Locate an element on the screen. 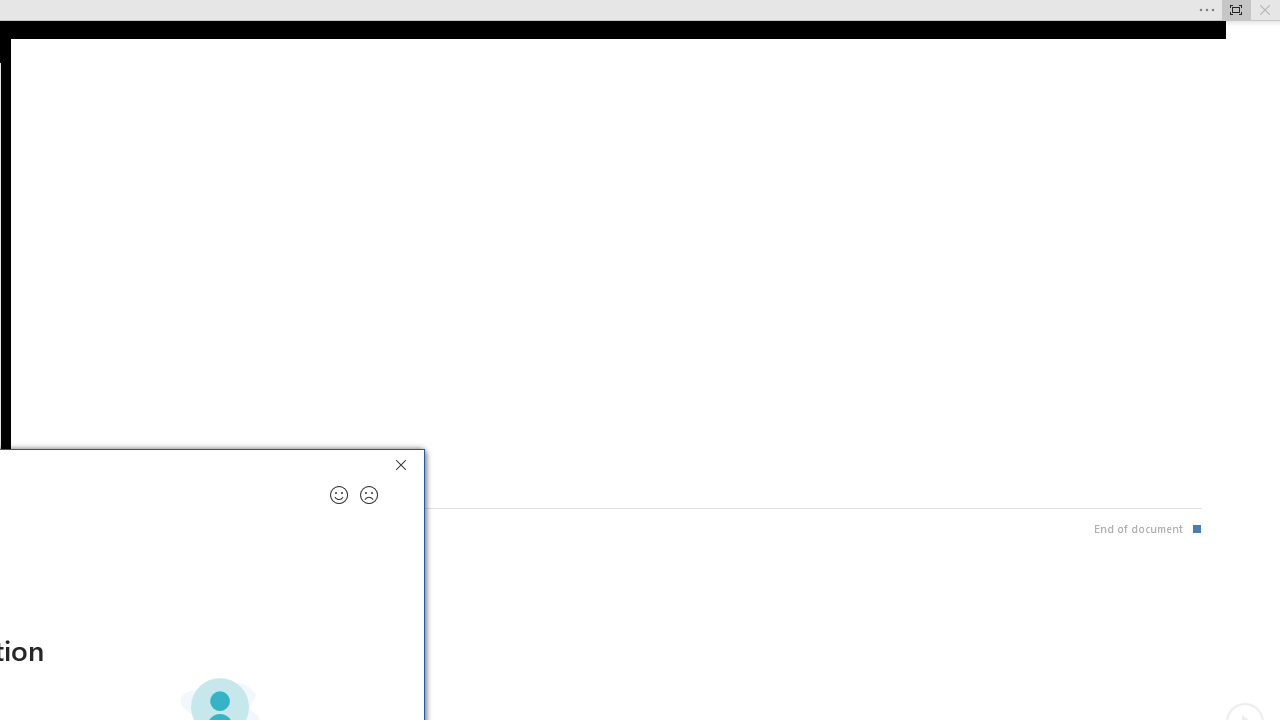 This screenshot has width=1280, height=720. 'Always Show Reading Toolbar' is located at coordinates (1235, 10).